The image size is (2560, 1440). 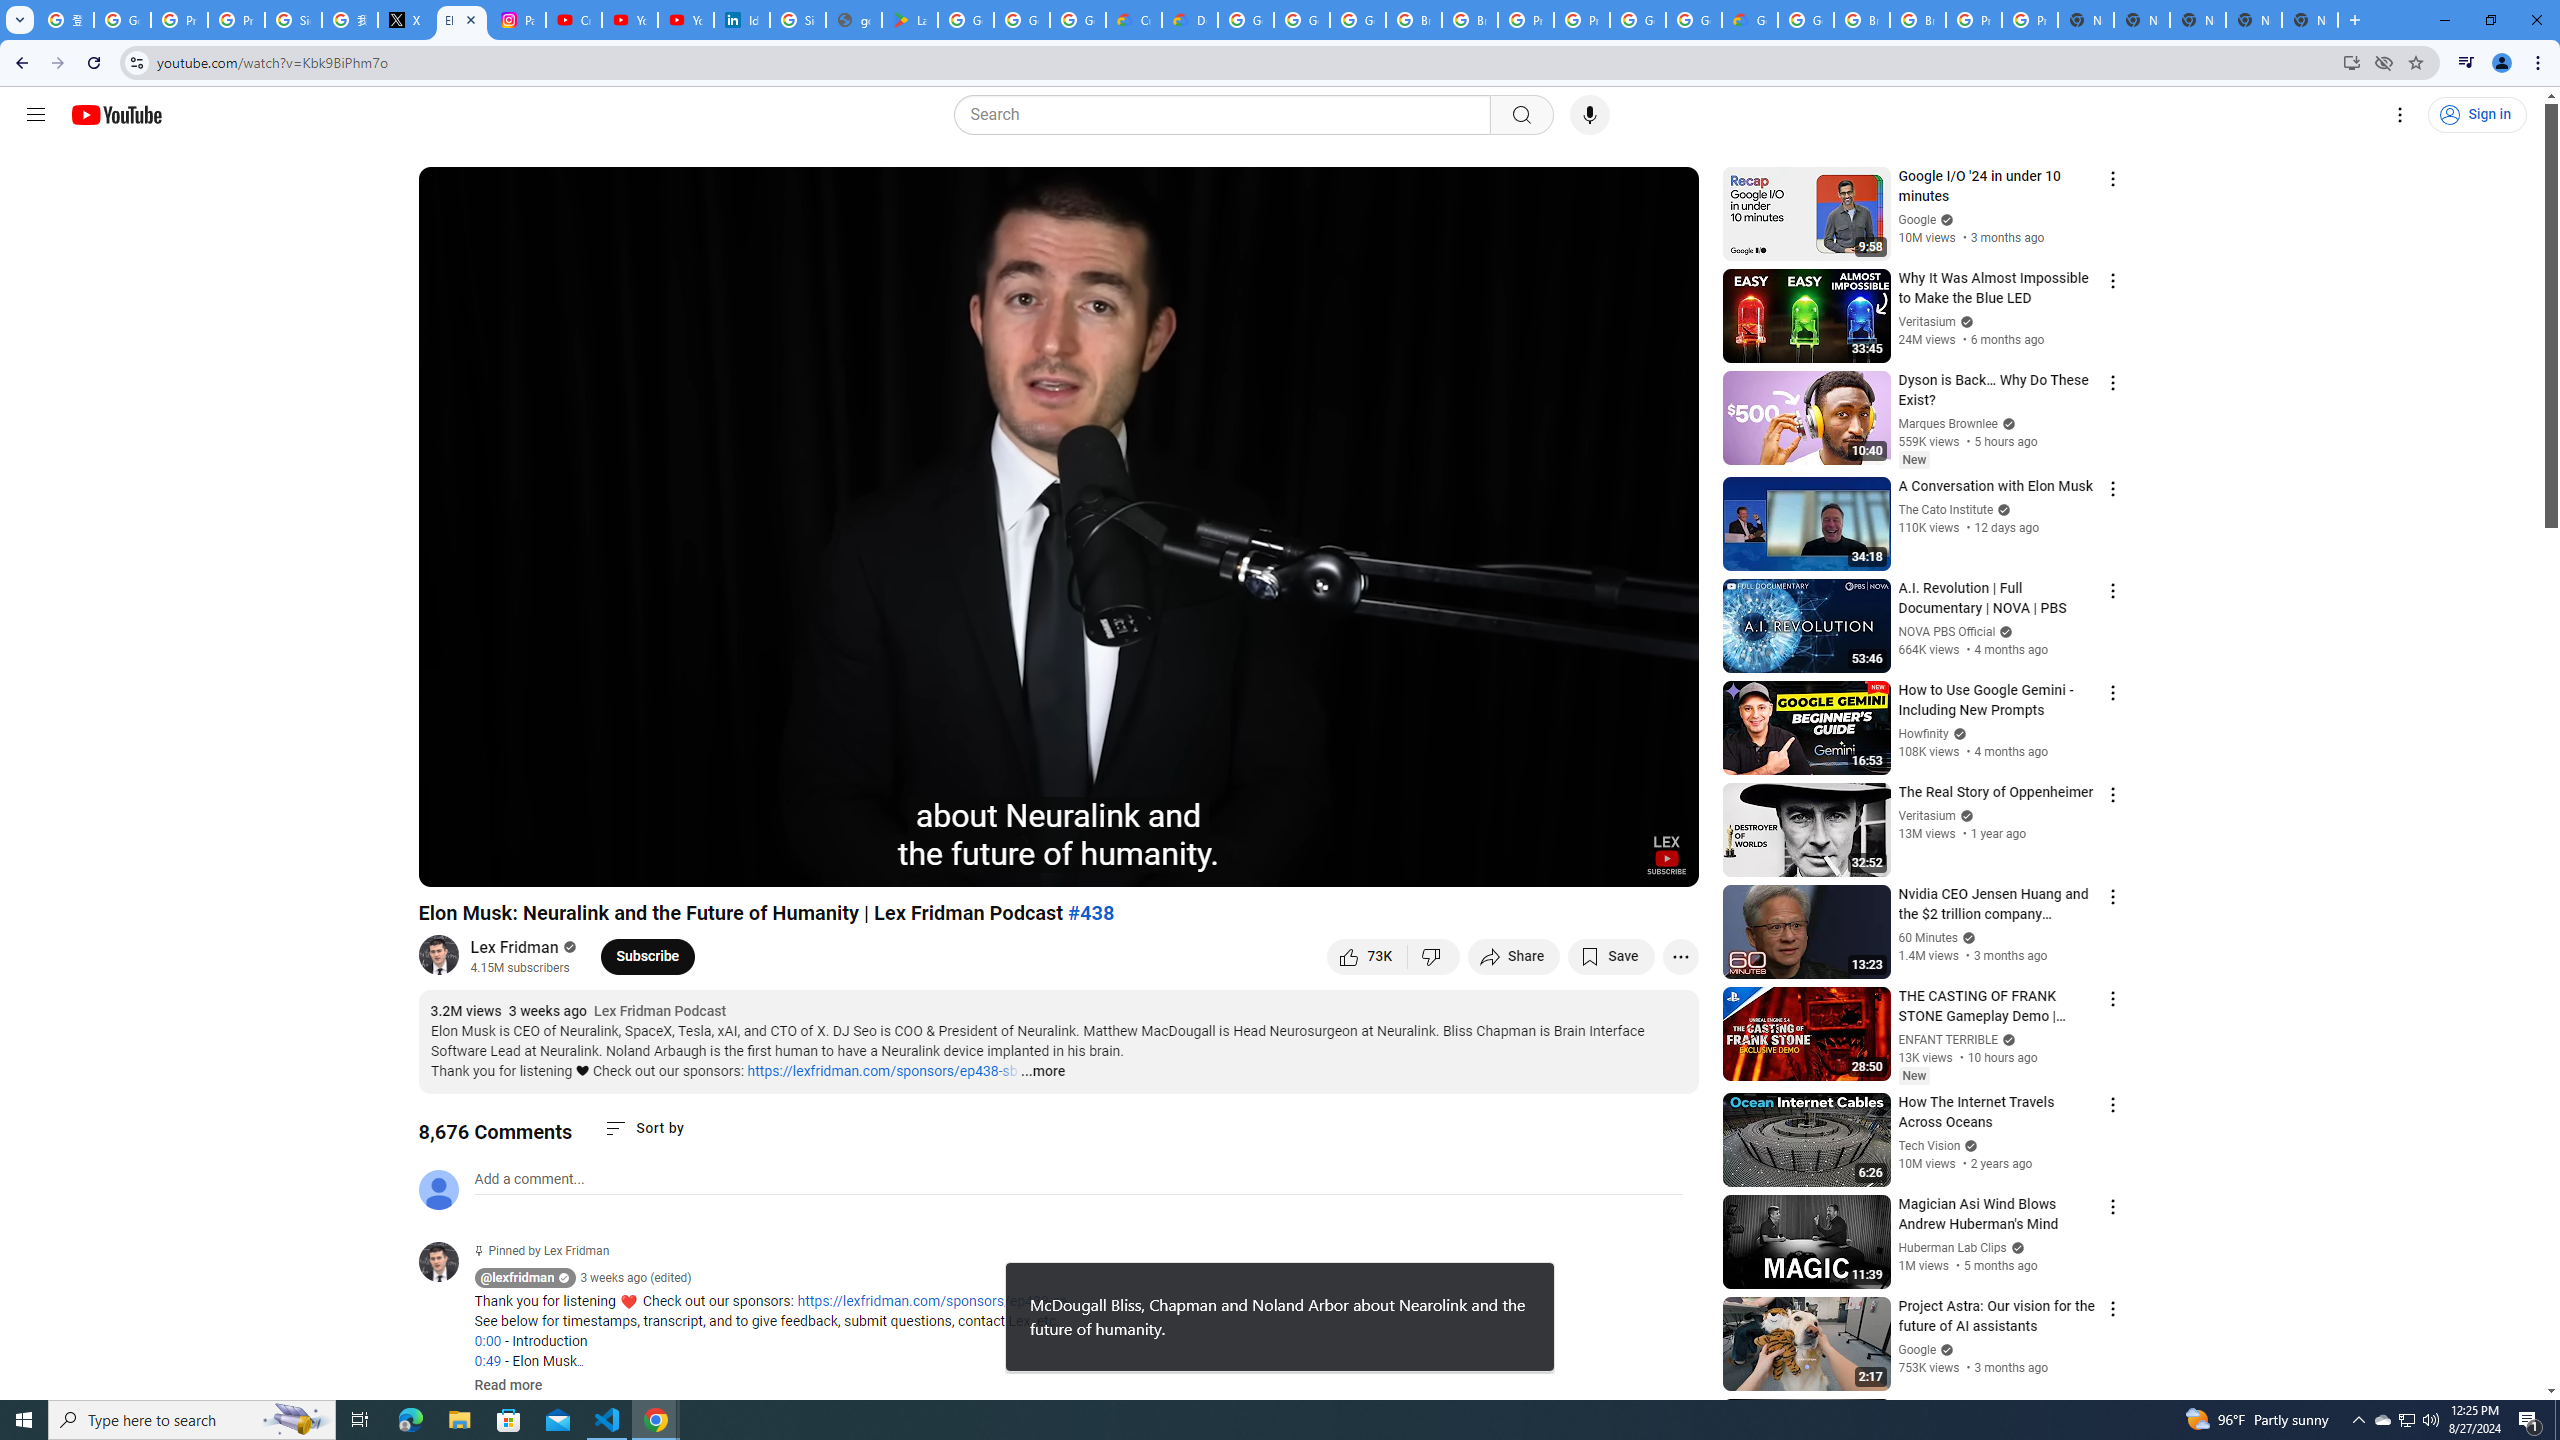 What do you see at coordinates (445, 1261) in the screenshot?
I see `'@lexfridman'` at bounding box center [445, 1261].